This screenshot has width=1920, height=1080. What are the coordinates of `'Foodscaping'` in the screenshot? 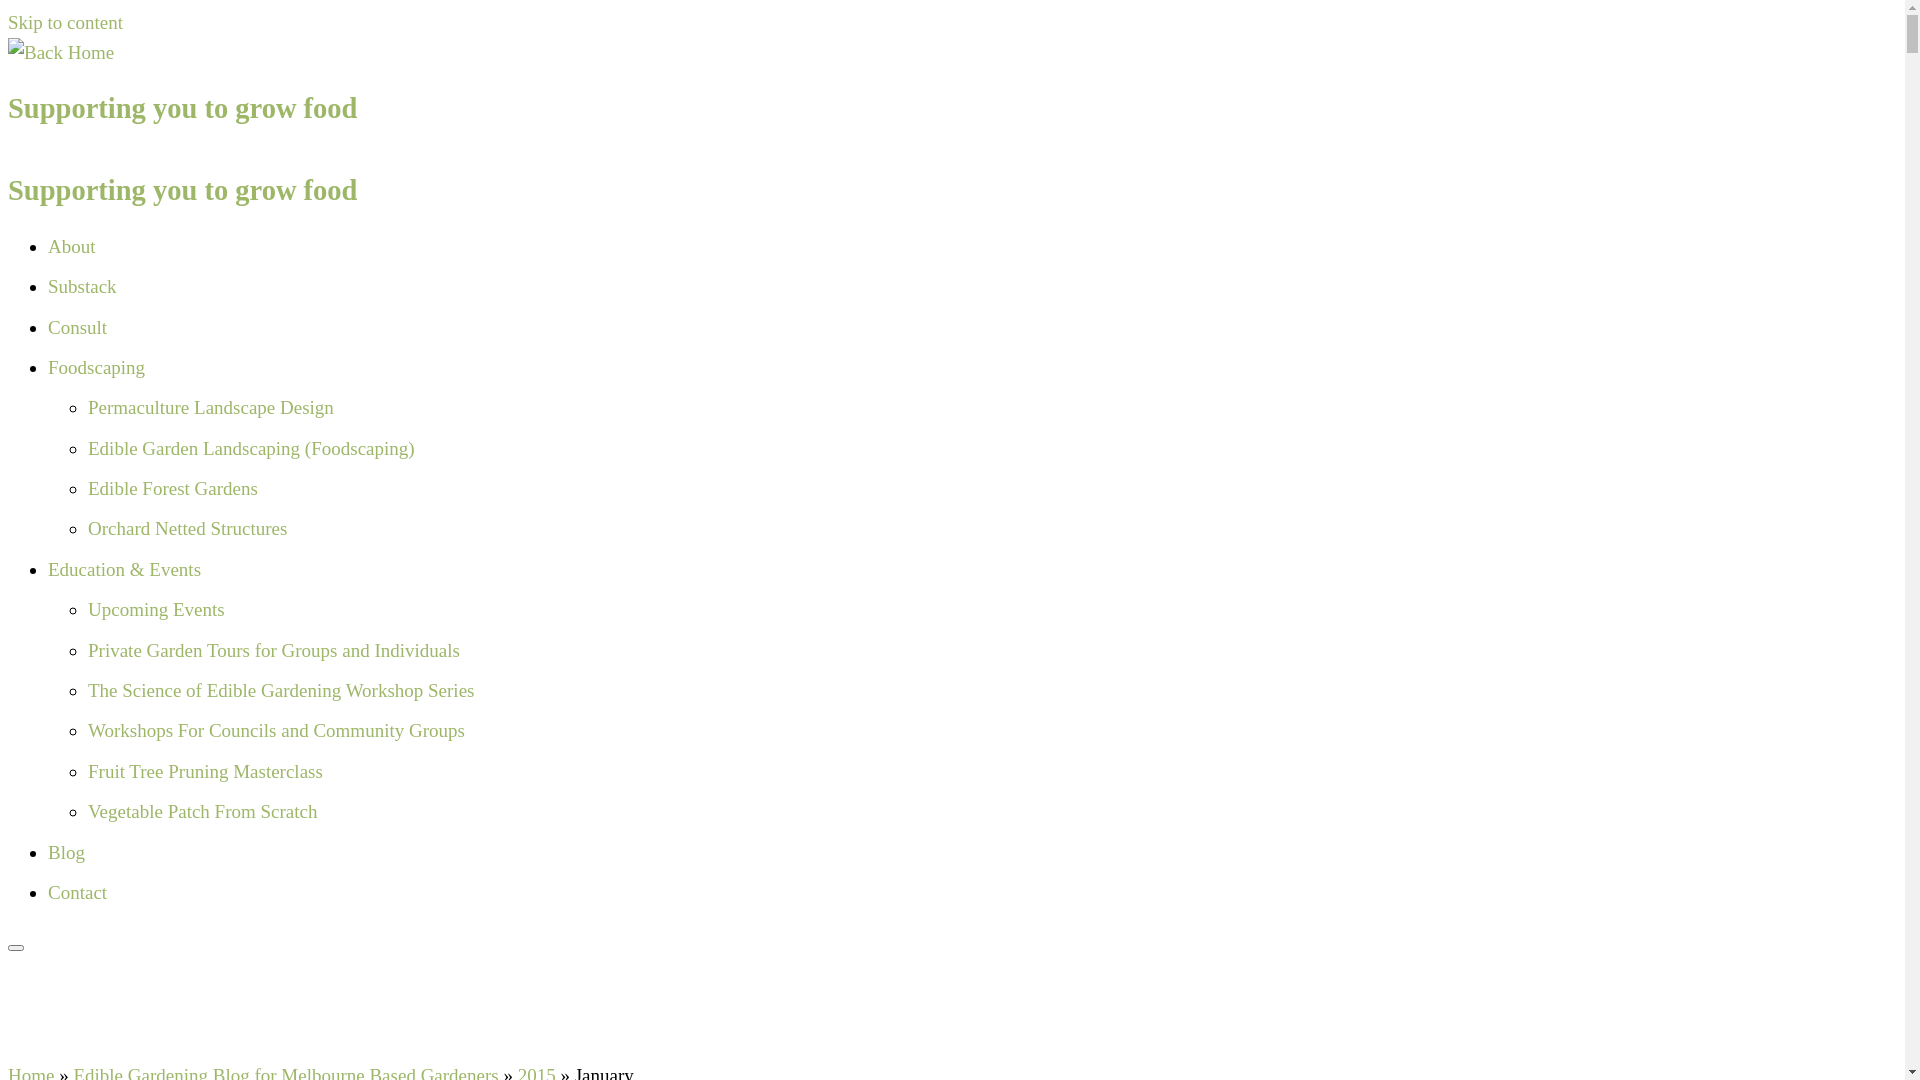 It's located at (48, 367).